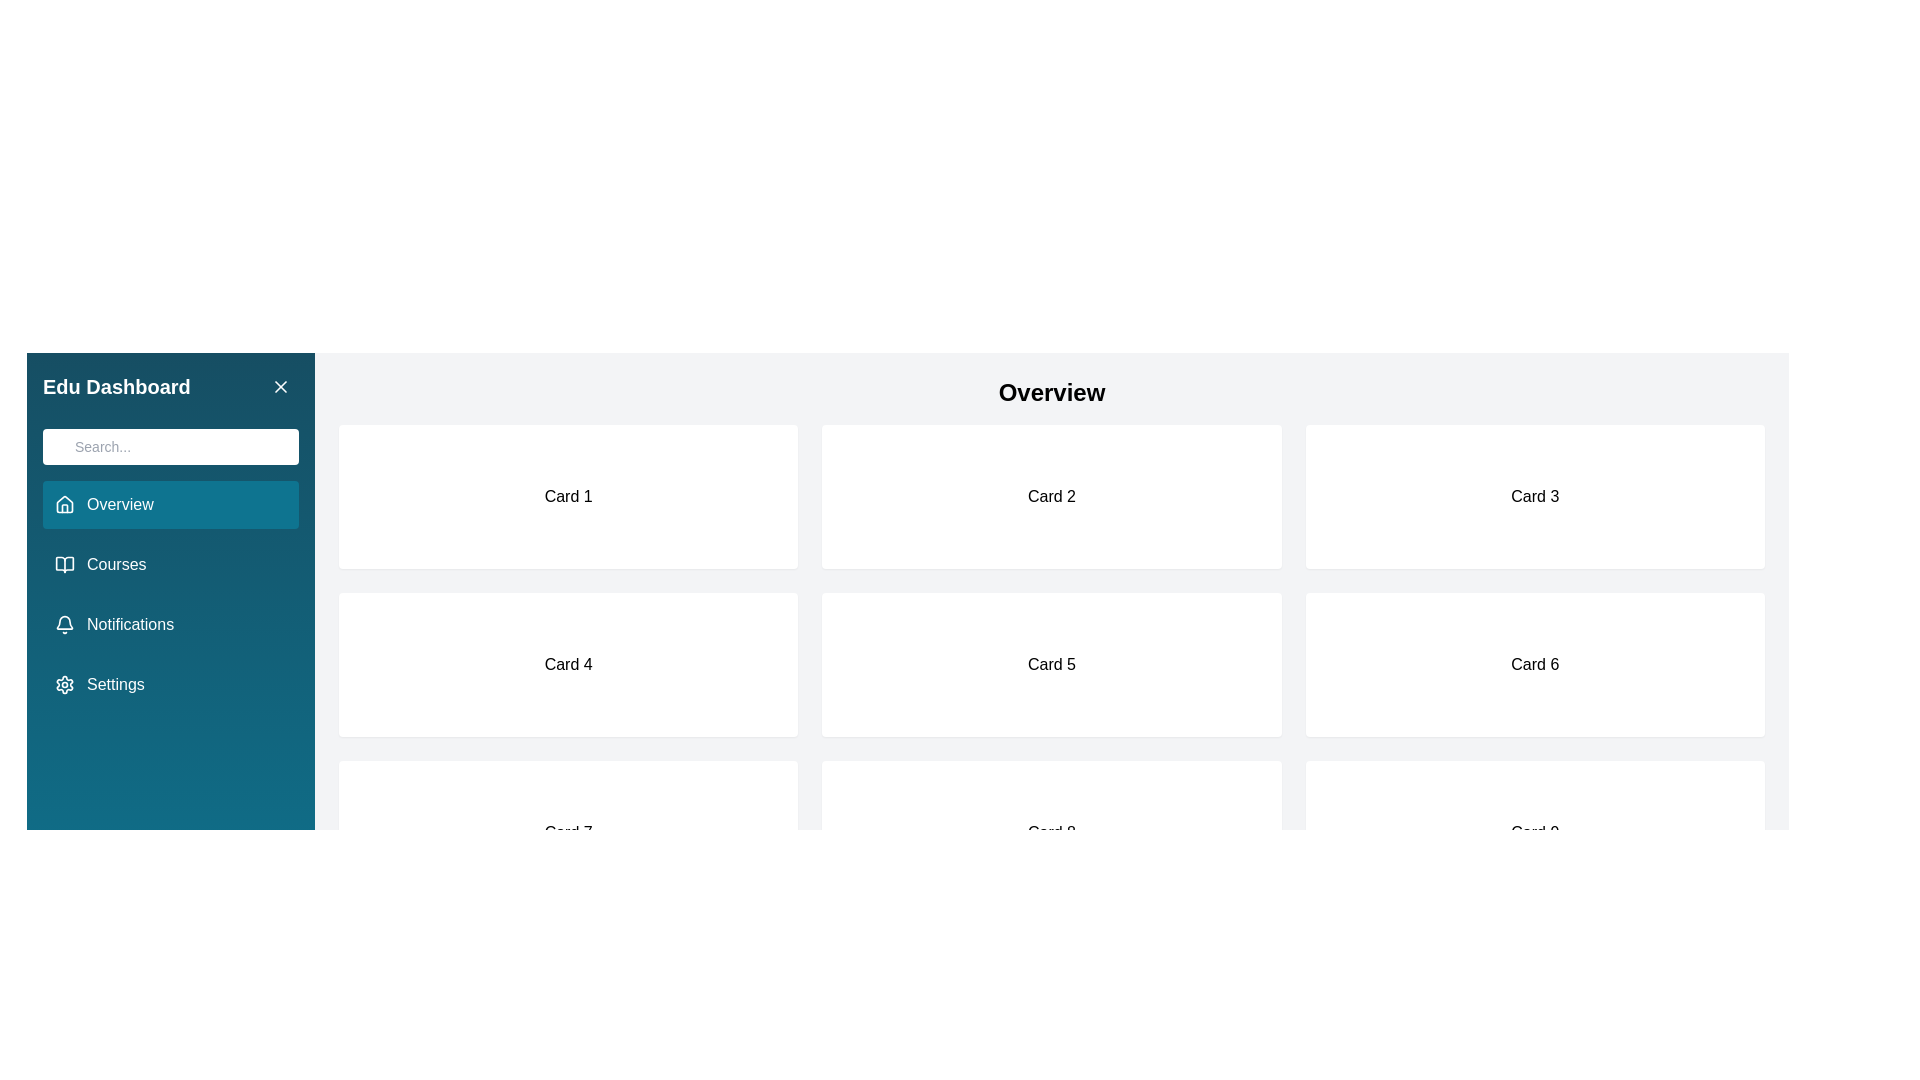 This screenshot has width=1920, height=1080. Describe the element at coordinates (171, 504) in the screenshot. I see `the menu item Overview to navigate to the corresponding section` at that location.